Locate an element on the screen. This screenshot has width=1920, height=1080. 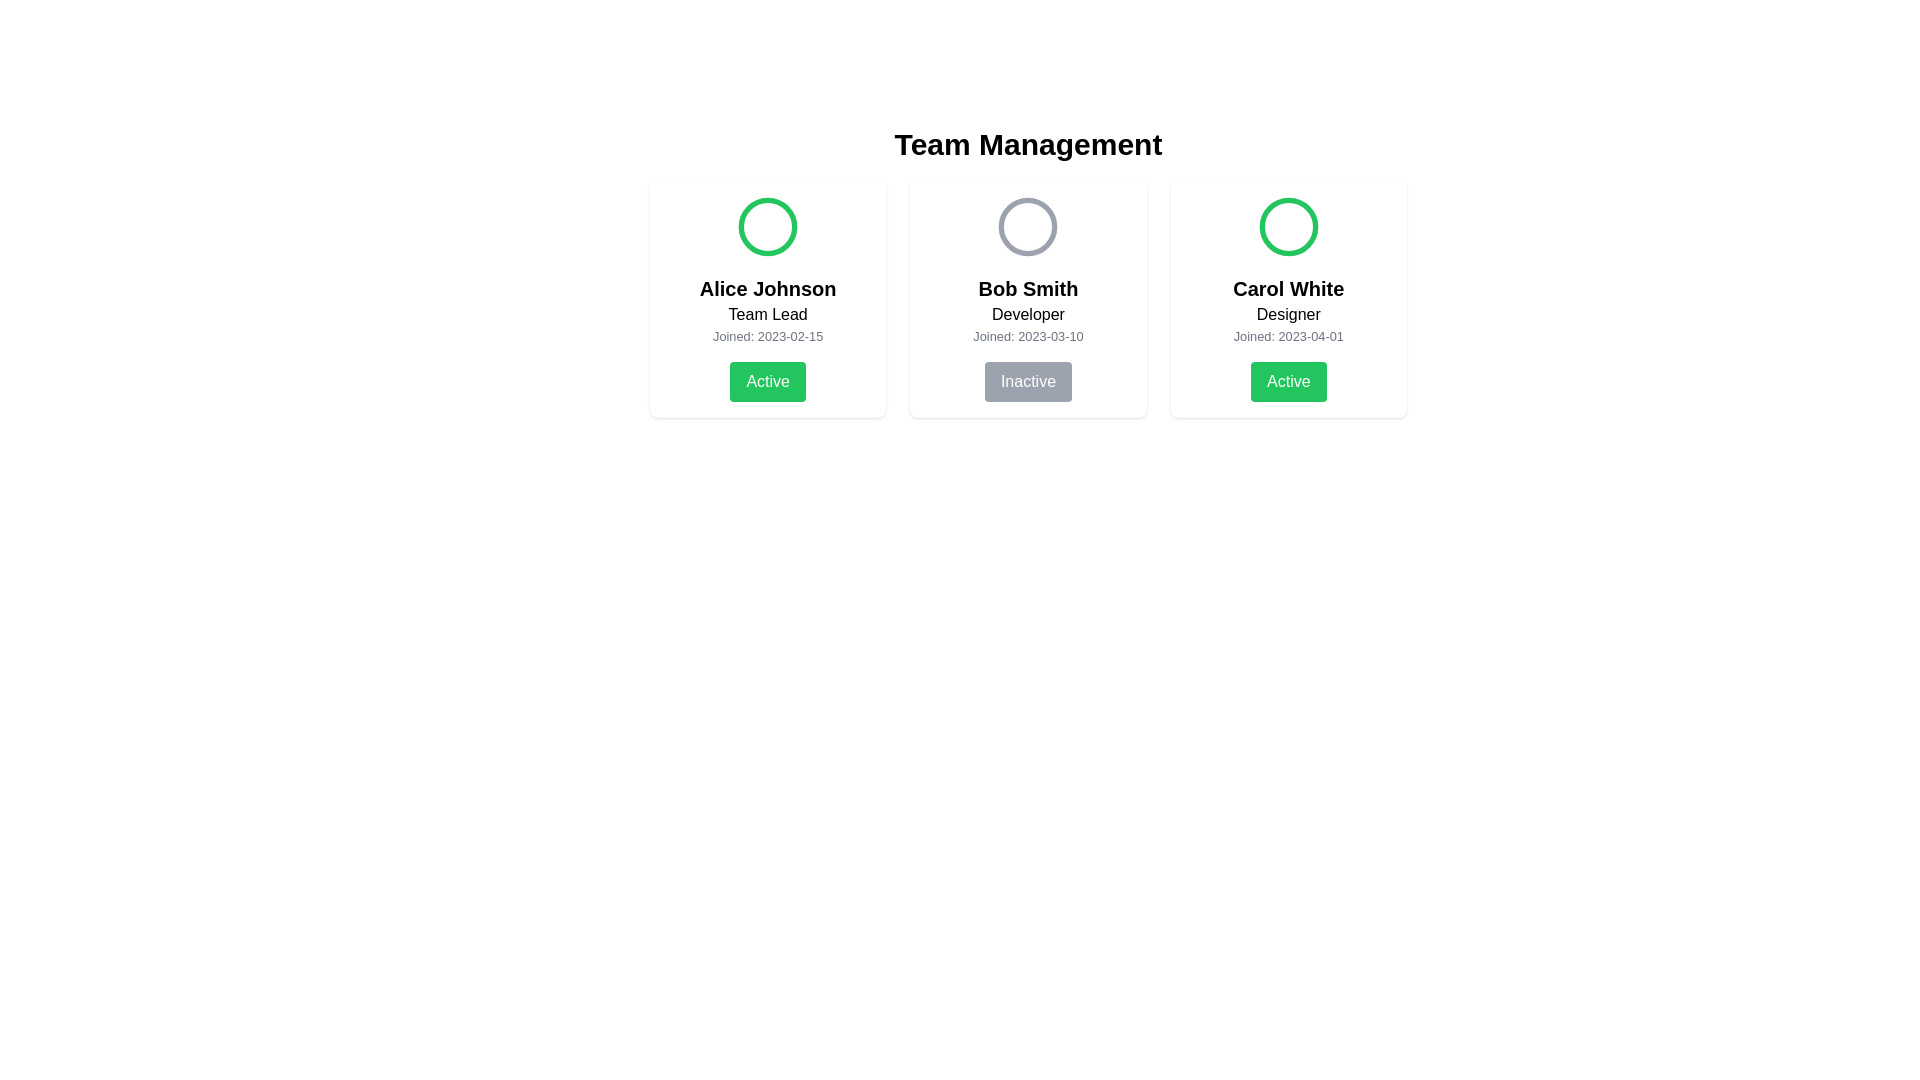
the green button labeled 'Active' located at the bottom of the card for 'Carol White, Designer' is located at coordinates (1287, 381).